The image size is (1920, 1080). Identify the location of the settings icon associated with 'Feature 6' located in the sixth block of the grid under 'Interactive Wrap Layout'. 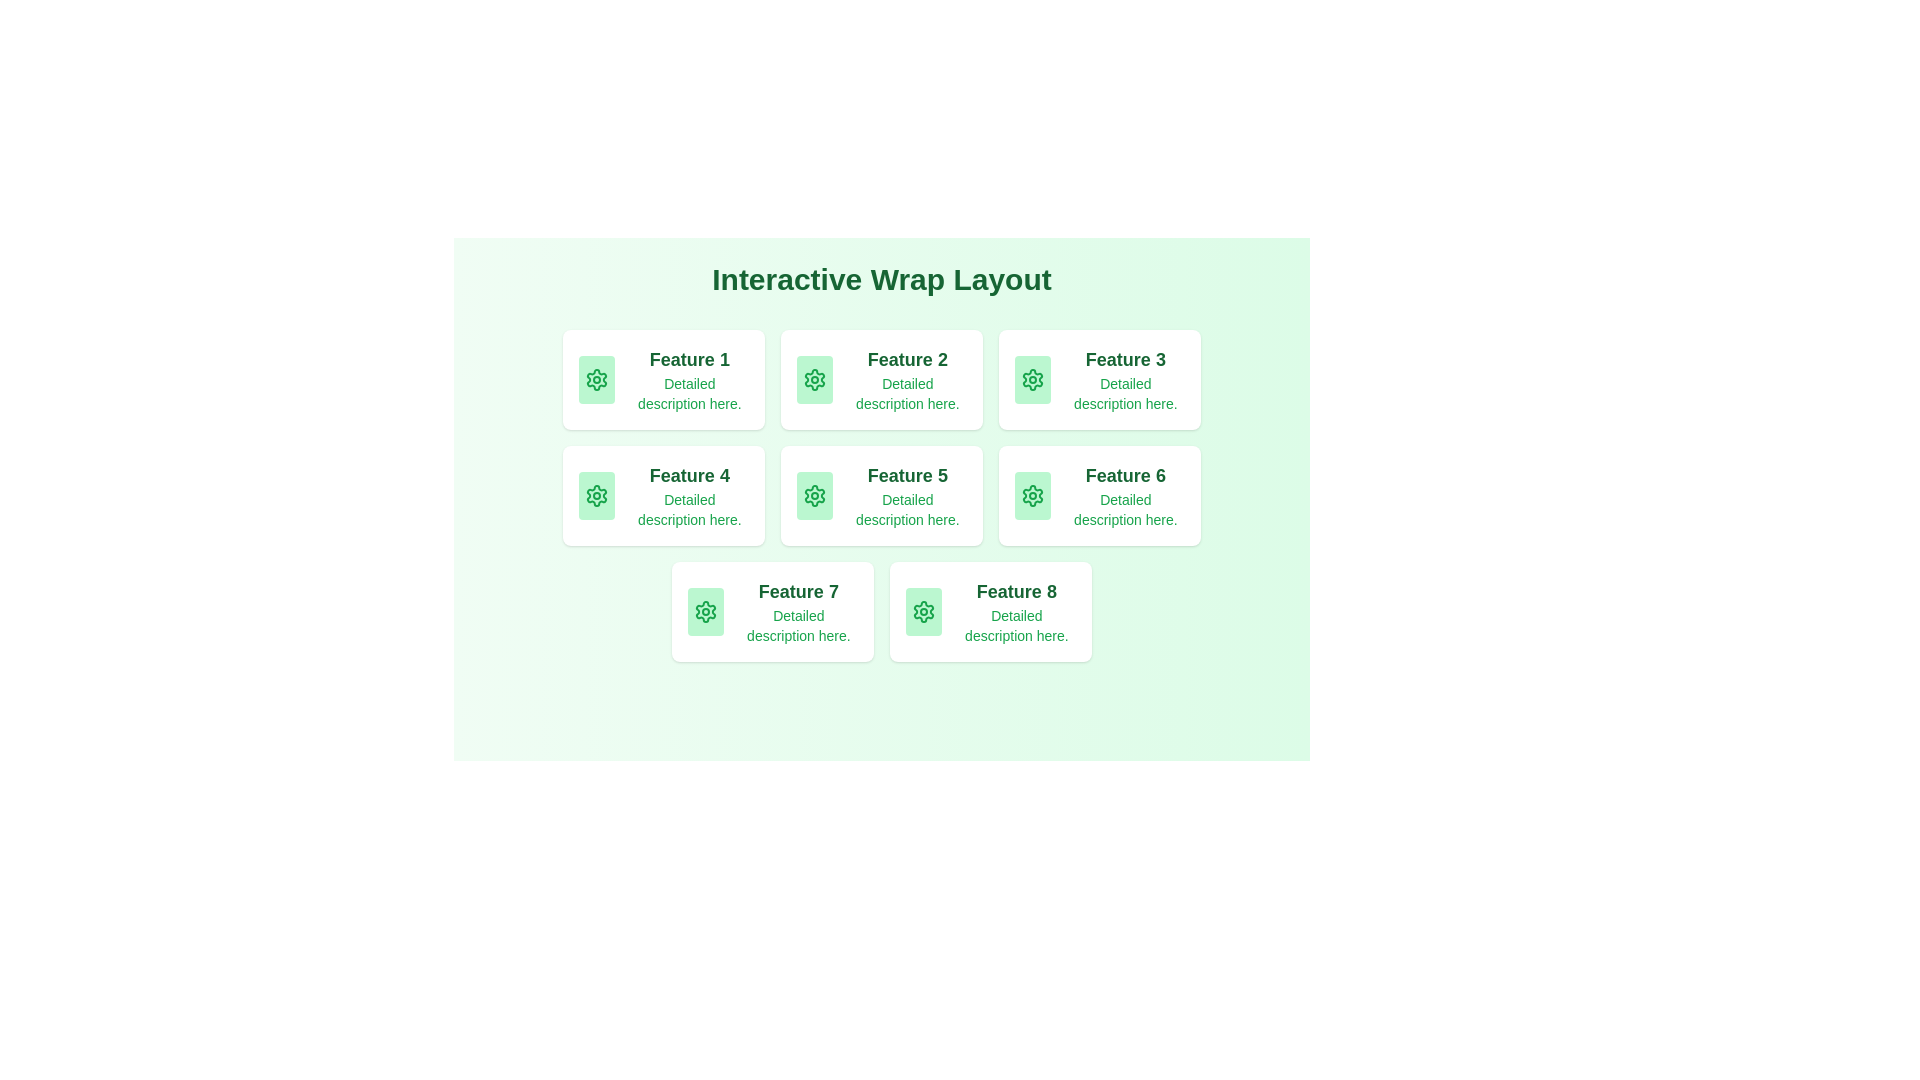
(1032, 495).